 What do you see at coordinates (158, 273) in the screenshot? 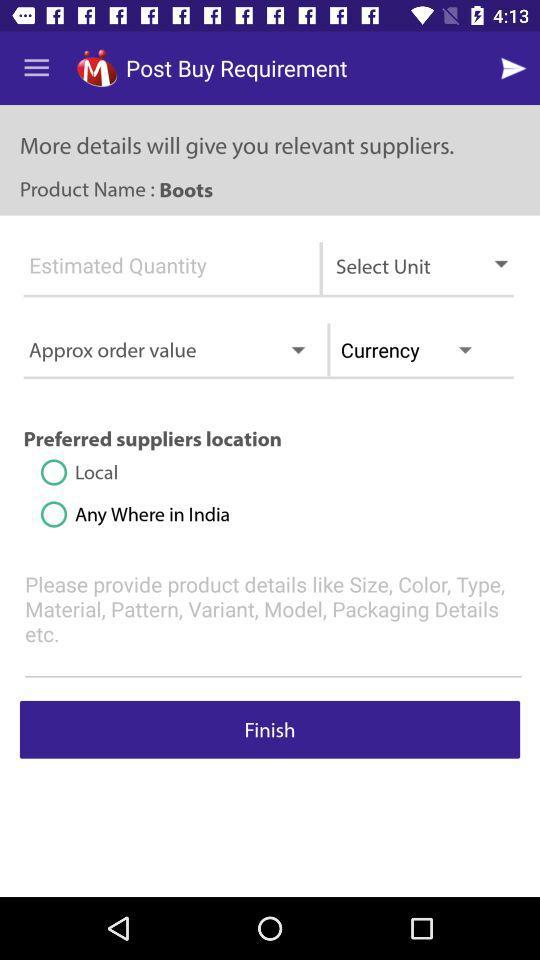
I see `write in estimated quantity` at bounding box center [158, 273].